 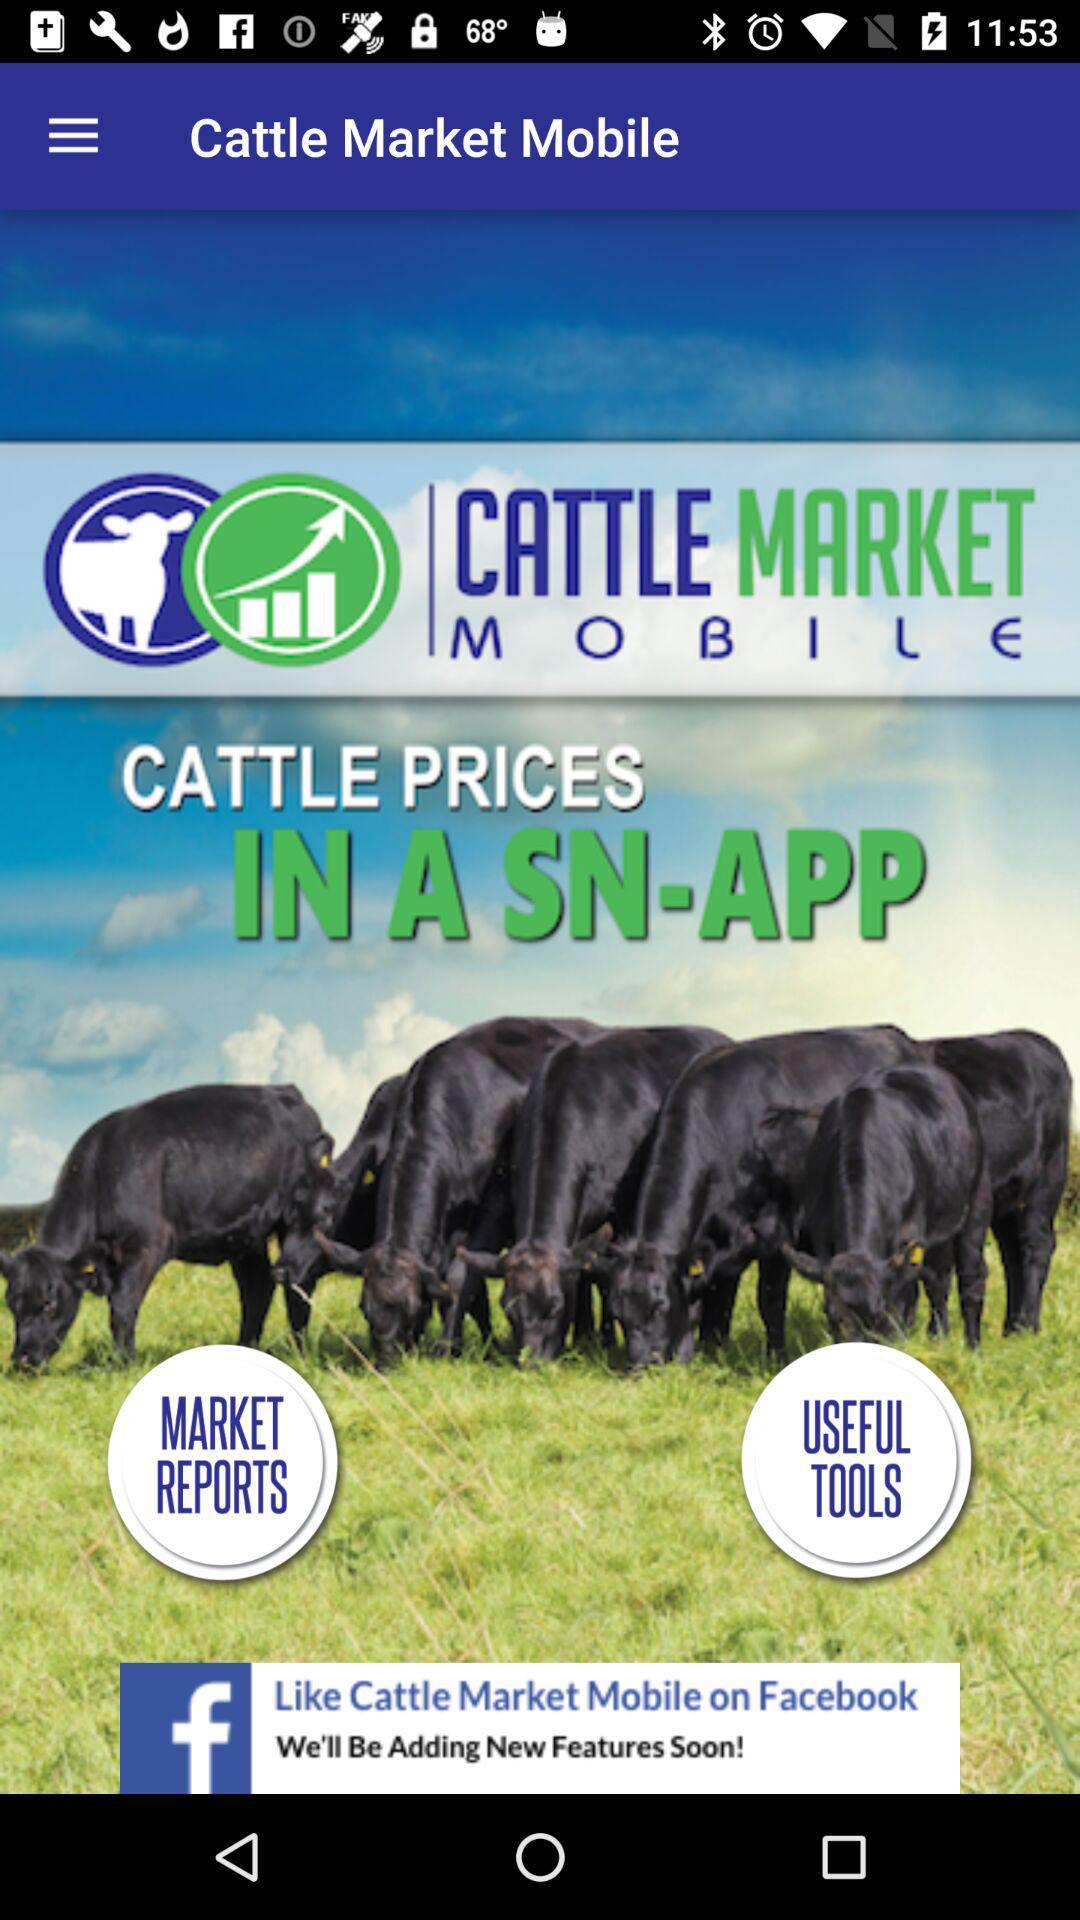 What do you see at coordinates (540, 1727) in the screenshot?
I see `click an advertisement` at bounding box center [540, 1727].